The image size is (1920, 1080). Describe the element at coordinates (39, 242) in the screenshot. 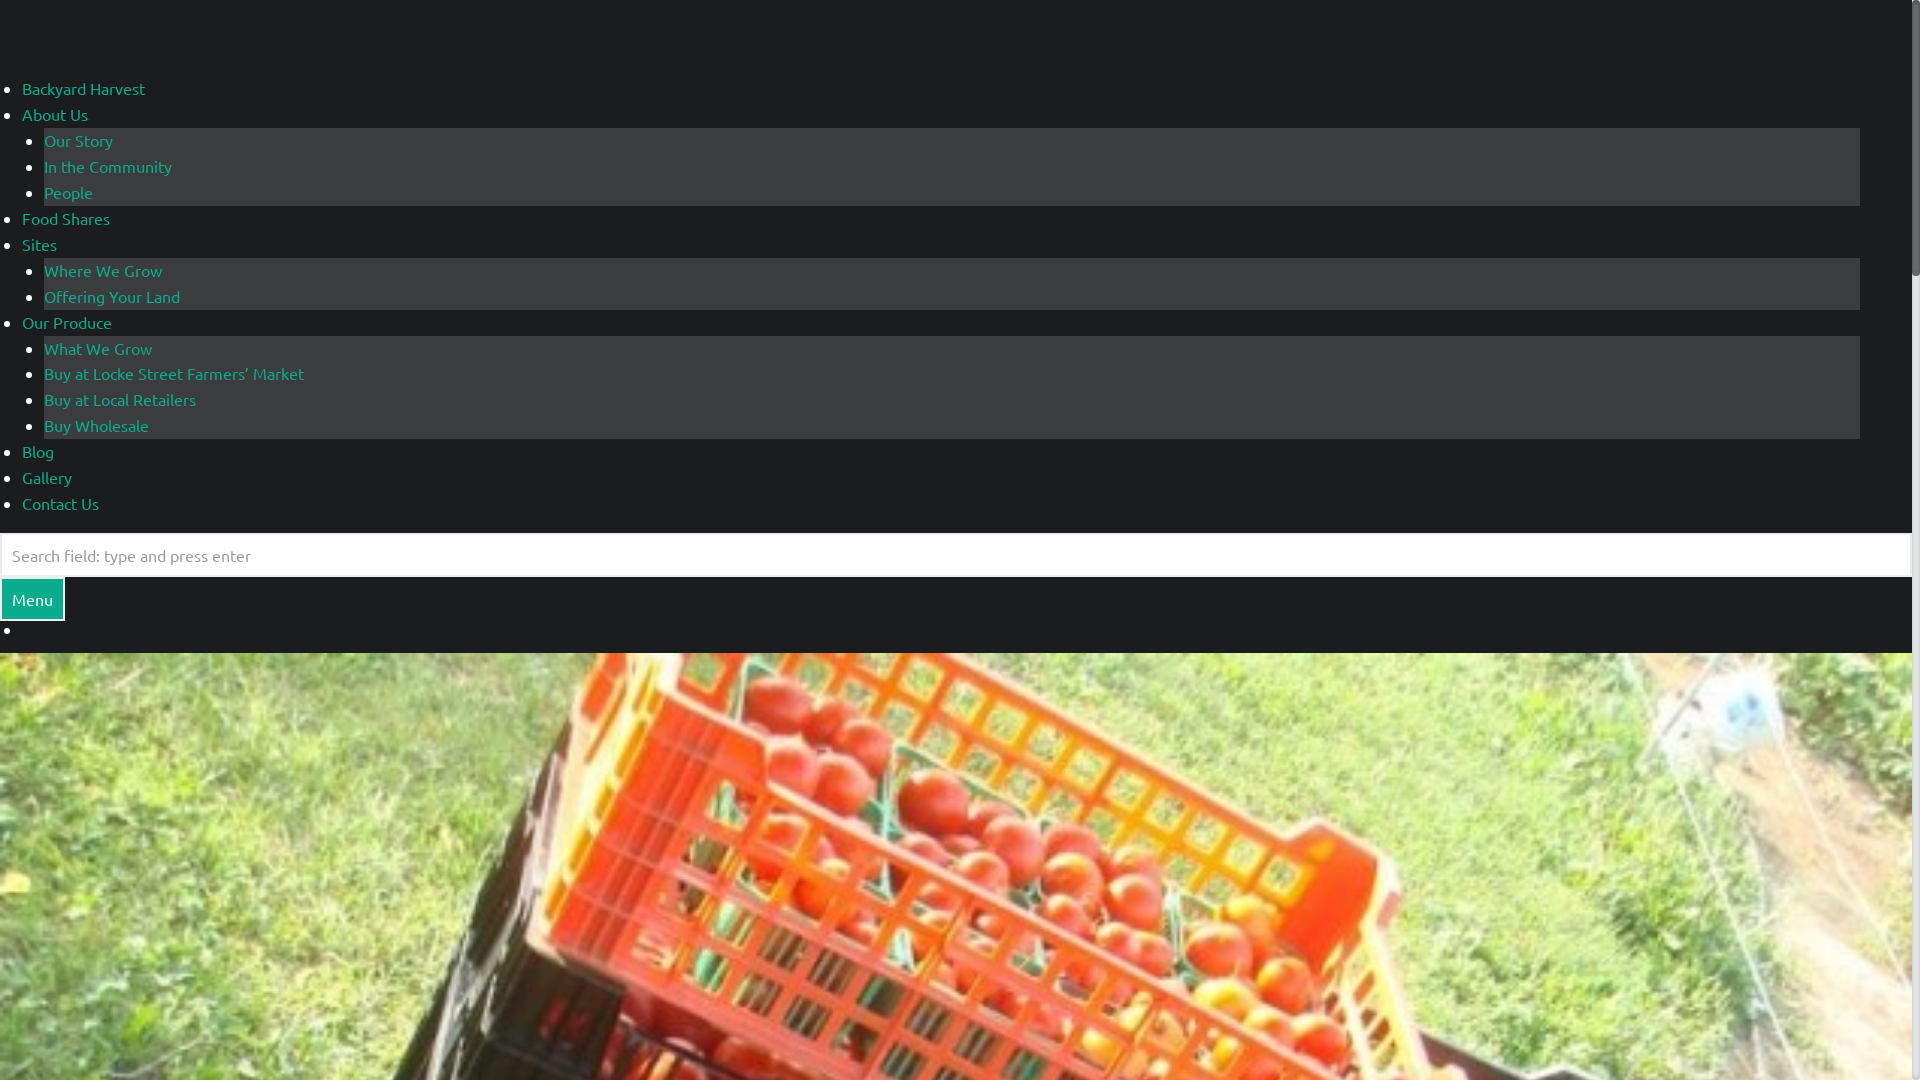

I see `'Sites'` at that location.